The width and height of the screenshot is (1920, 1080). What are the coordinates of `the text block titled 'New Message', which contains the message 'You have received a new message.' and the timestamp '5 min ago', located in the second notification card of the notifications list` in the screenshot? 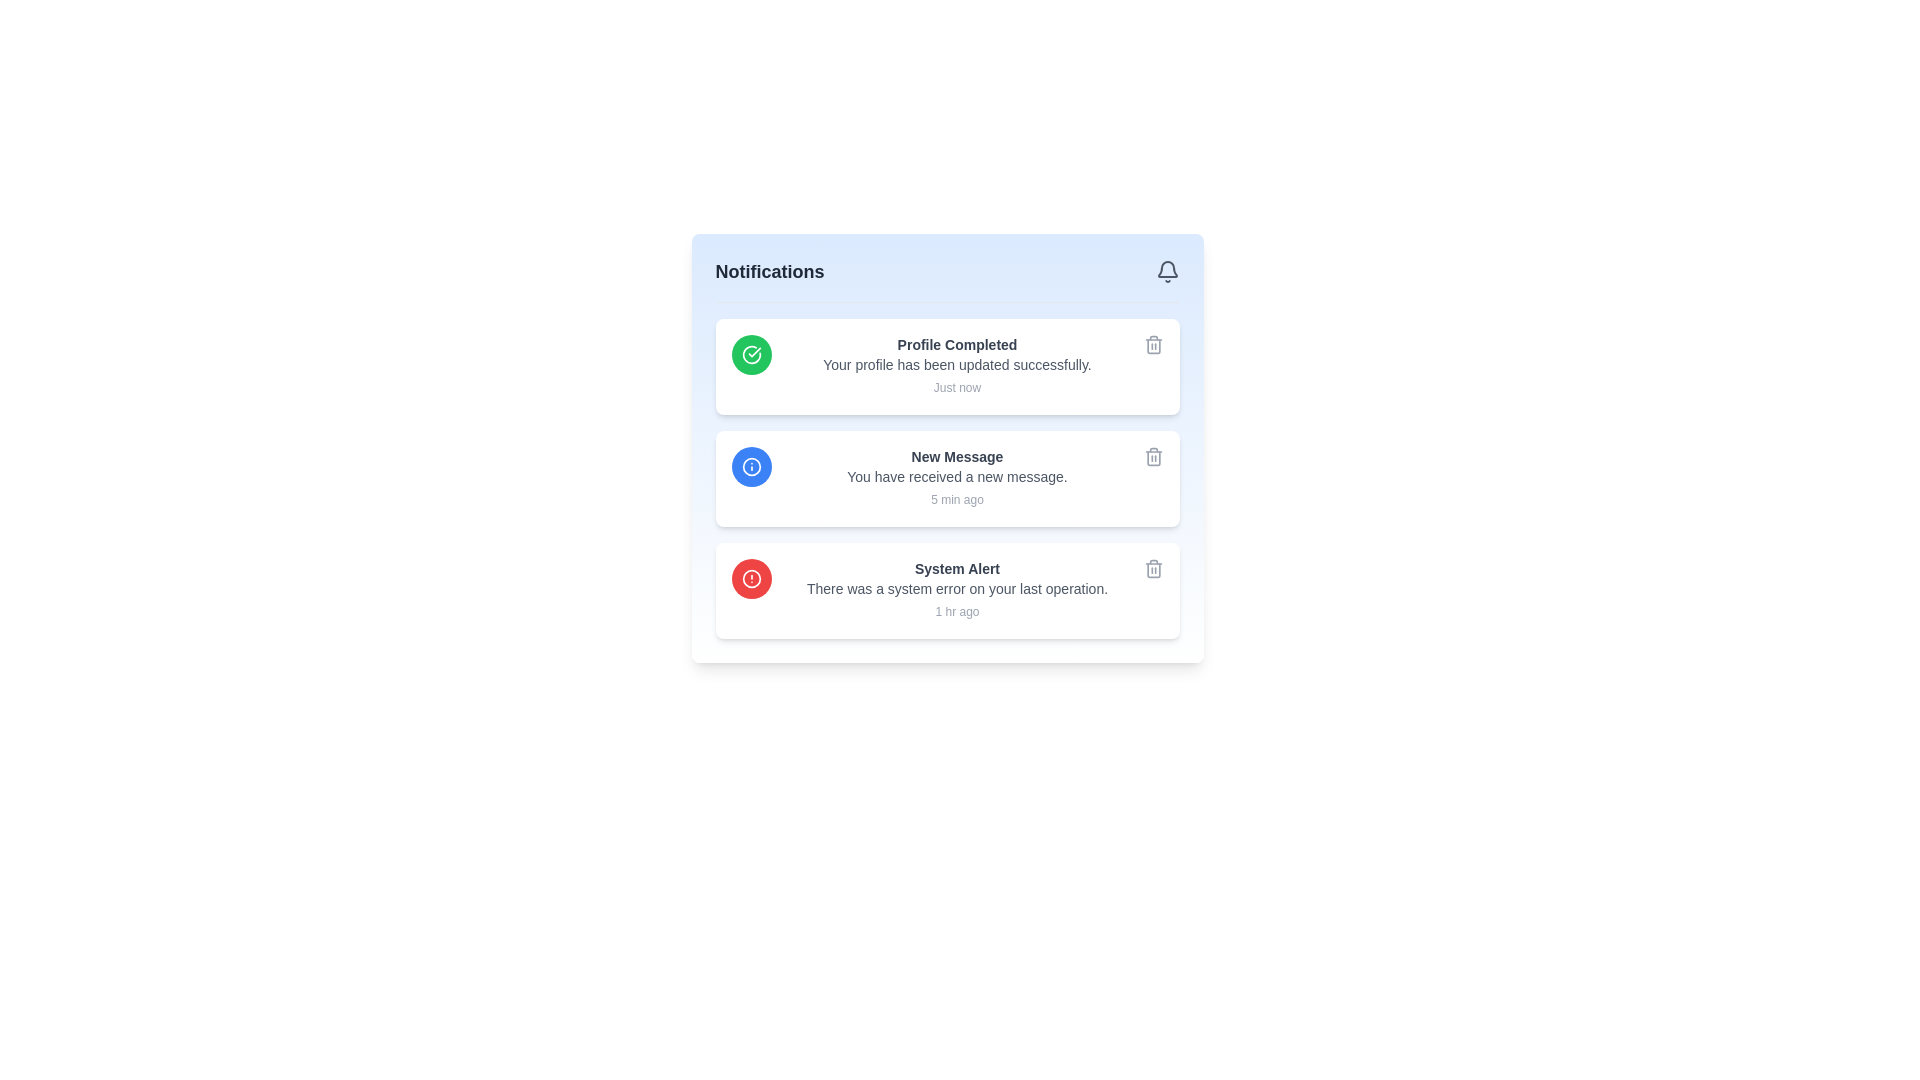 It's located at (956, 478).